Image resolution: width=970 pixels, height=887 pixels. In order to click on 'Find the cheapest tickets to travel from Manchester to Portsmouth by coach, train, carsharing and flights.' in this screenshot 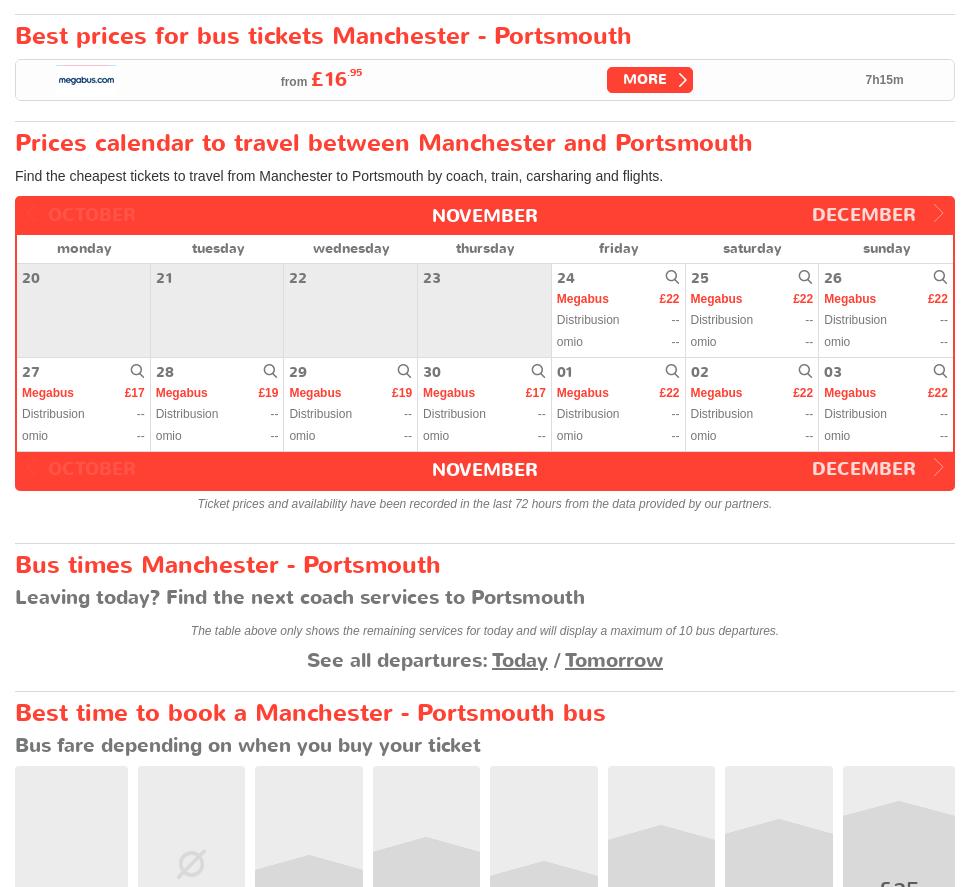, I will do `click(339, 174)`.